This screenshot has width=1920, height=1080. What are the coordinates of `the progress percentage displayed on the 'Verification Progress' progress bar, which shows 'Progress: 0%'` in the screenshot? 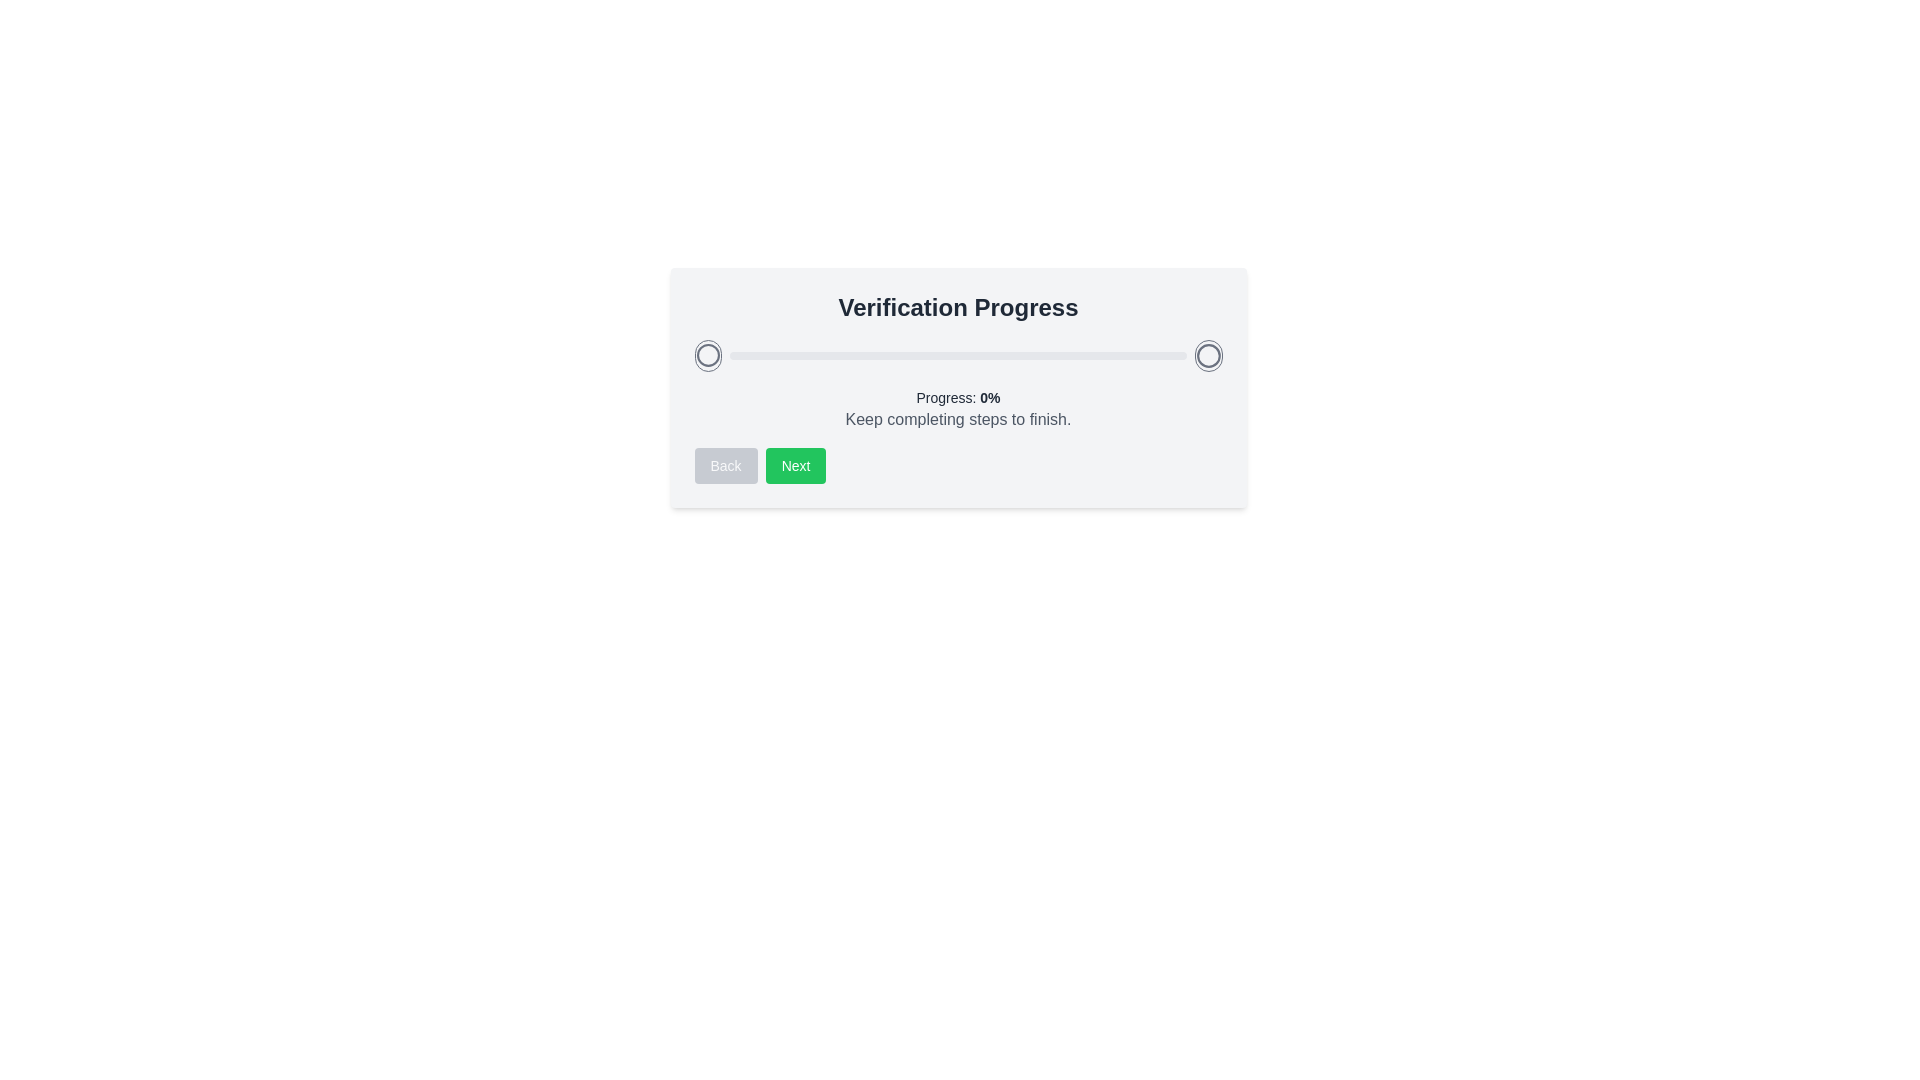 It's located at (957, 388).